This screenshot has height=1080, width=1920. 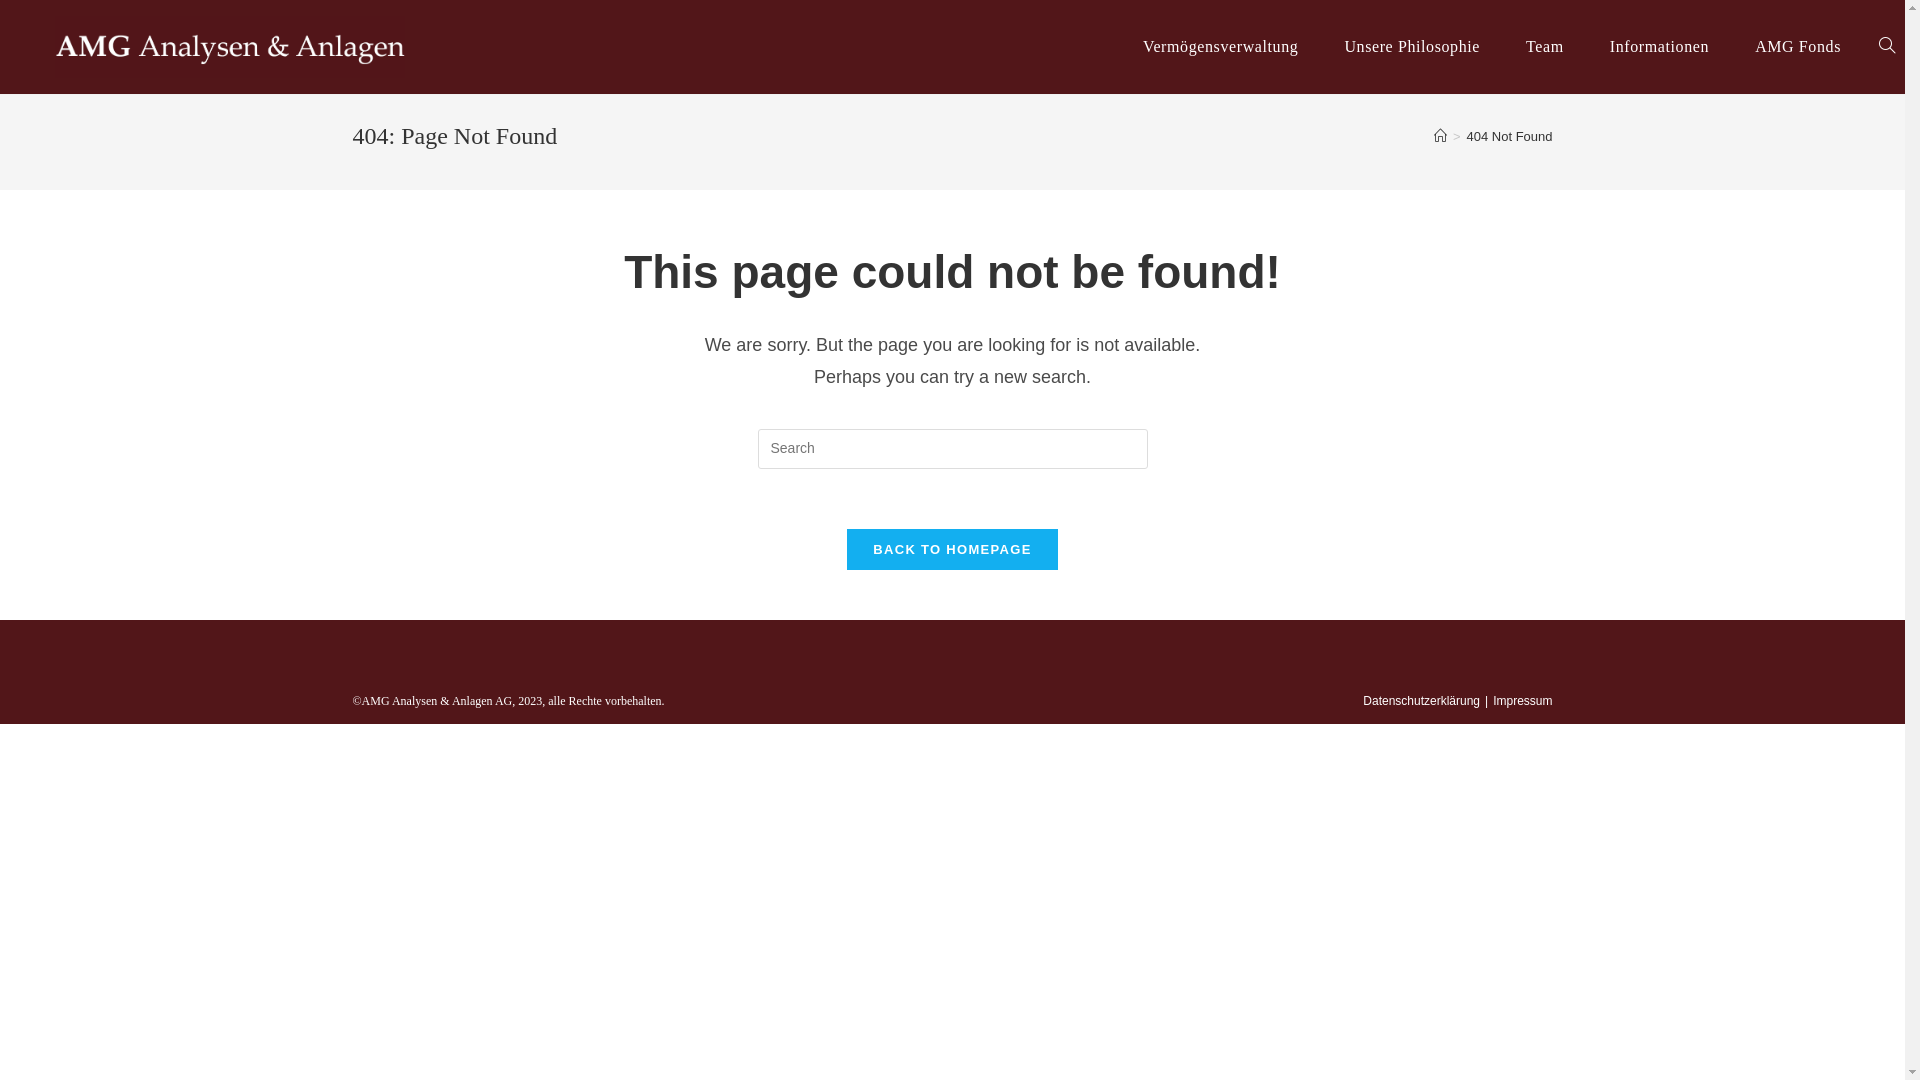 I want to click on 'Unsere Philosophie', so click(x=1410, y=45).